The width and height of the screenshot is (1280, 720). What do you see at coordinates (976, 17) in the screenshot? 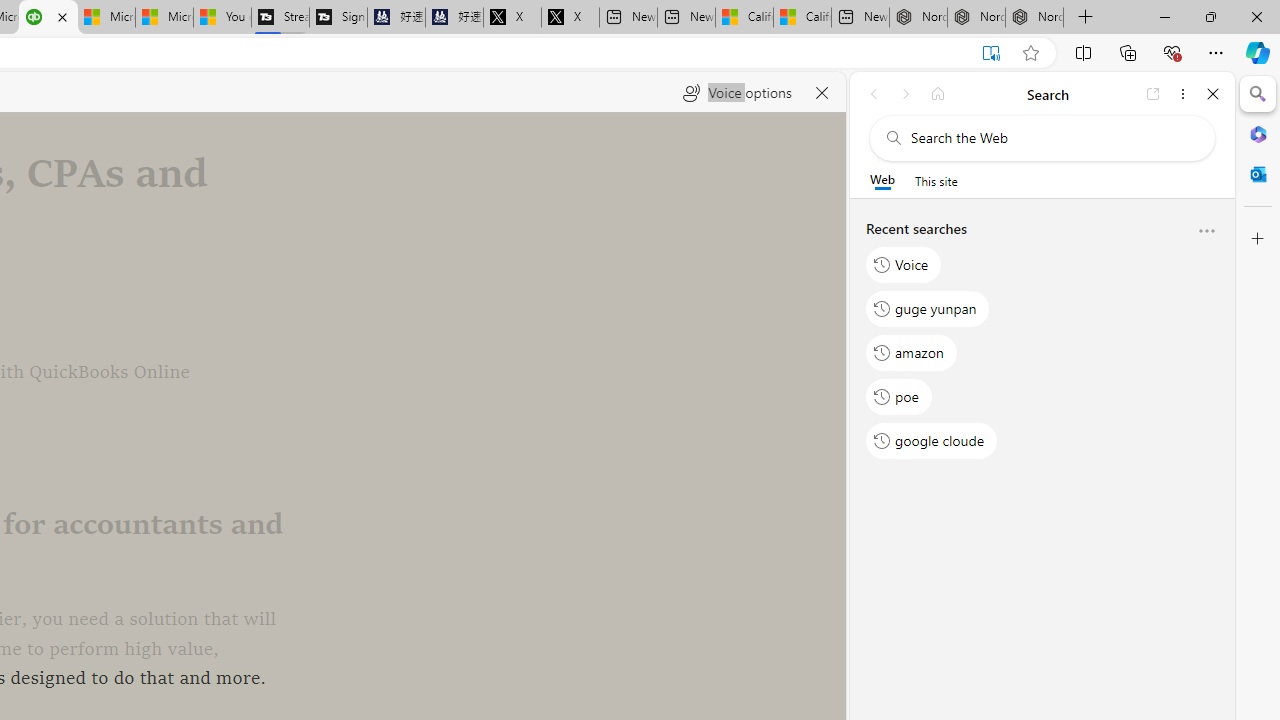
I see `'Nordace Siena Pro 15 Backpack'` at bounding box center [976, 17].